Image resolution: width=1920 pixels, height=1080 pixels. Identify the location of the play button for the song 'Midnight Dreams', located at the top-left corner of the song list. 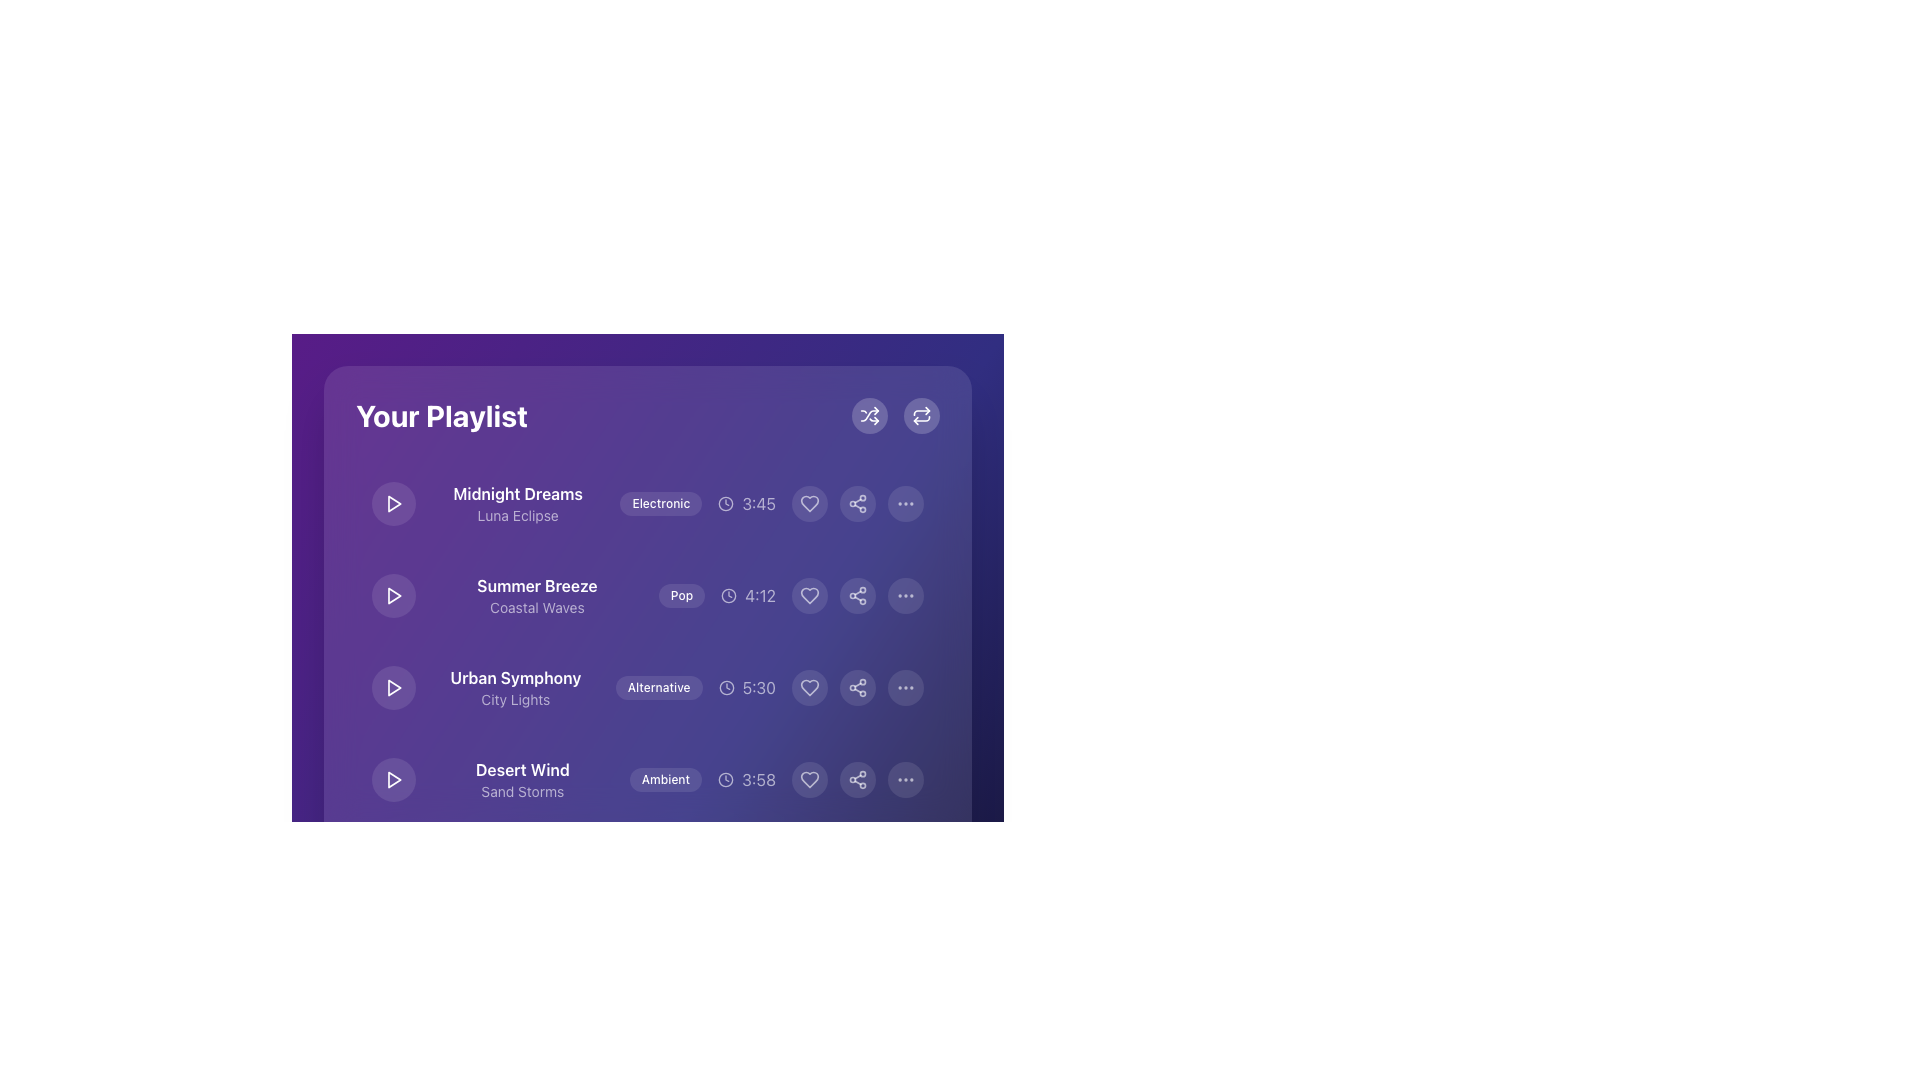
(393, 503).